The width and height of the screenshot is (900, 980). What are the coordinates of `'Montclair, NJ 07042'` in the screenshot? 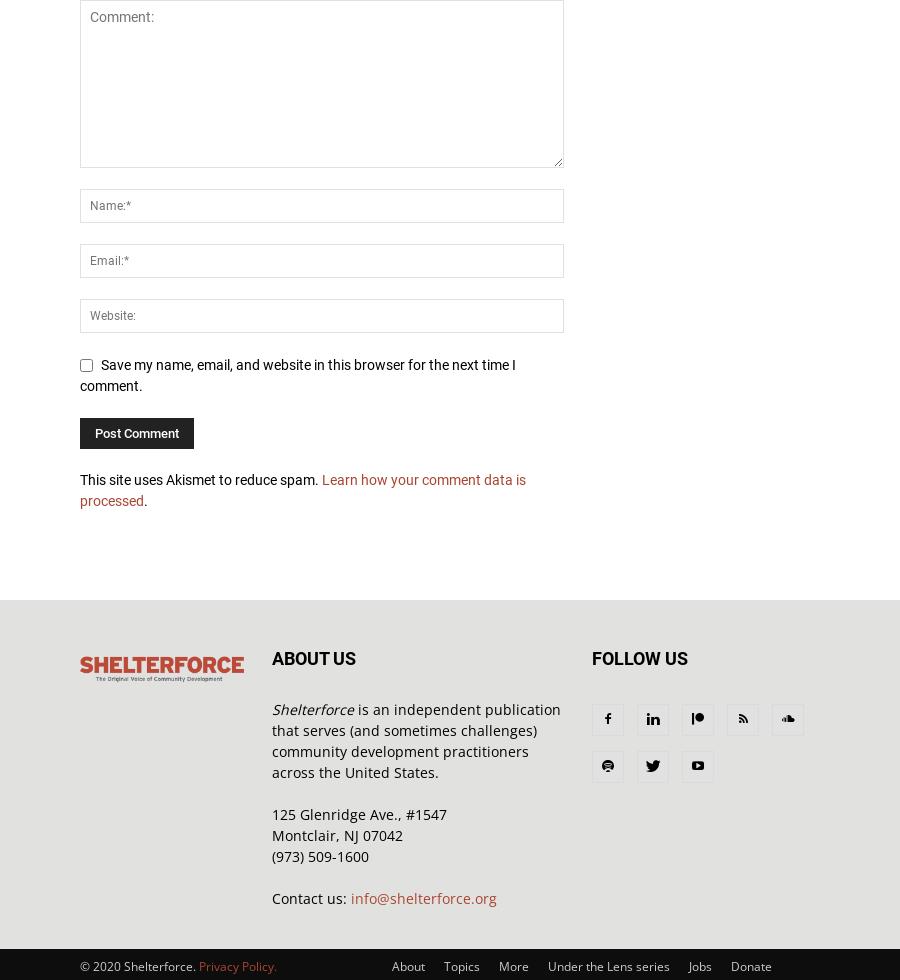 It's located at (336, 835).